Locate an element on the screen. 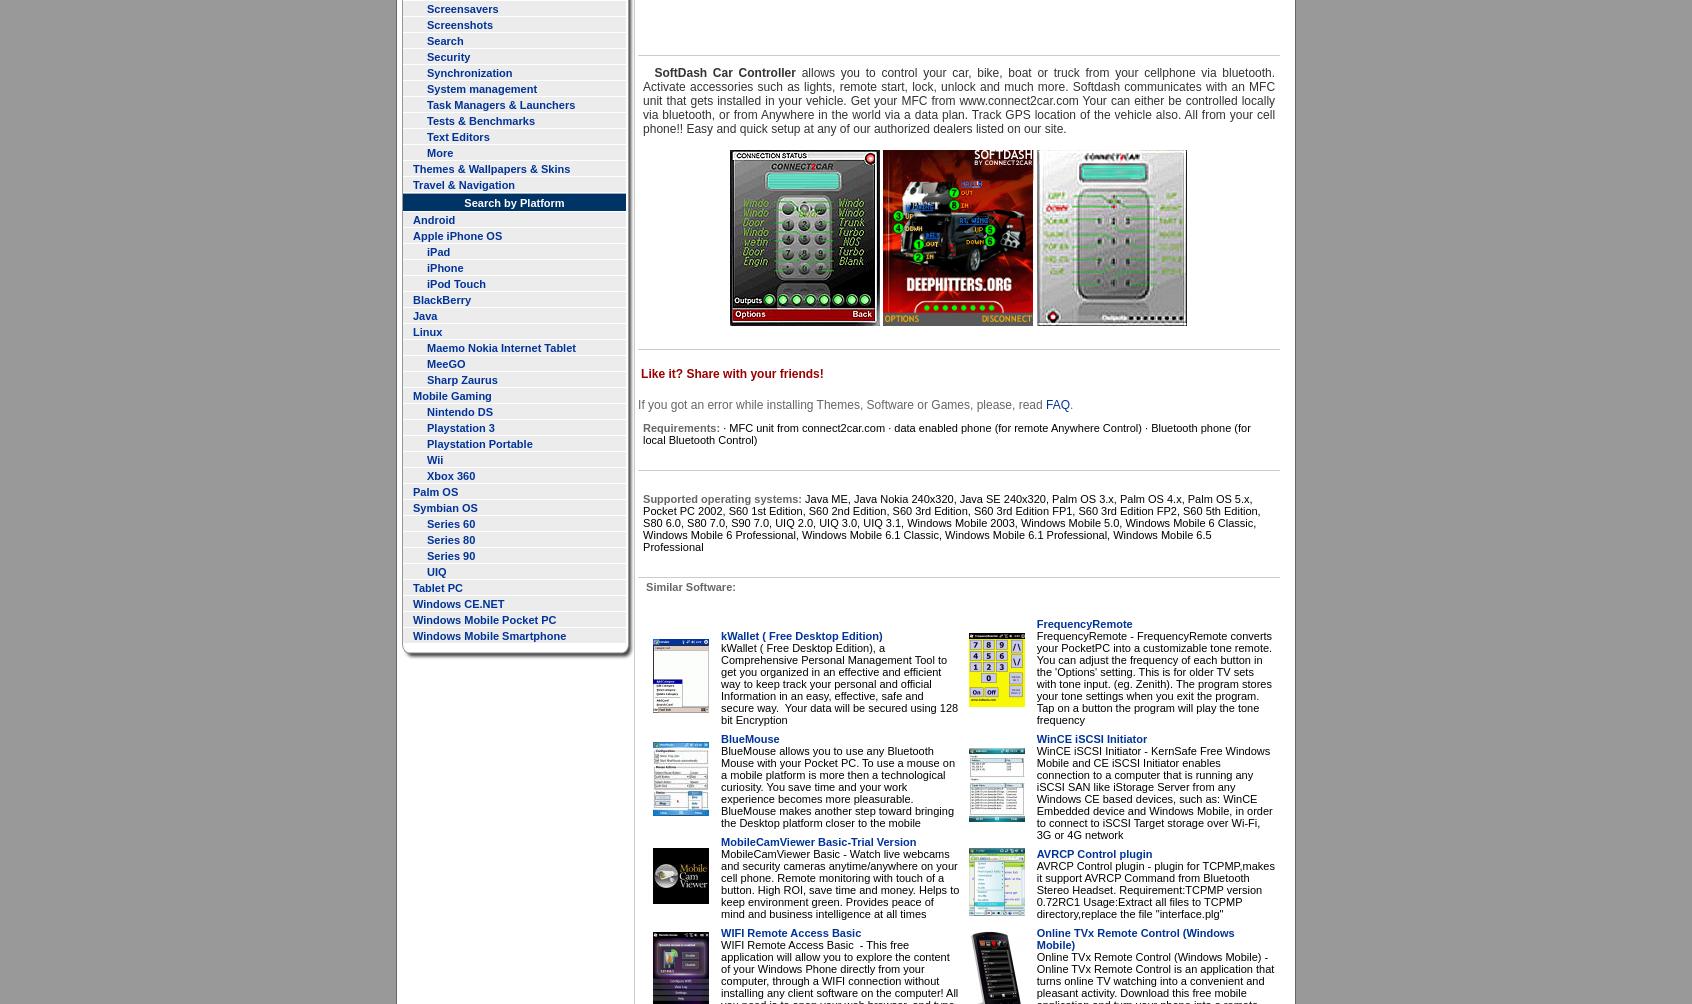  'allows you to control your car, bike, boat or  truck from your cellphone via bluetooth. Activate accessories such as  lights, remote start, lock, unlock and much more. Softdash communicates  with an MFC unit that gets installed in your vehicle. Get your MFC from  www.connect2car.com Your can either be controlled locally via bluetooth,  or from Anywhere in the world via a data plan. Track GPS location of  the vehicle also. All from your cell phone!! Easy and quick setup at any  of our authorized dealers listed on our site.' is located at coordinates (642, 101).